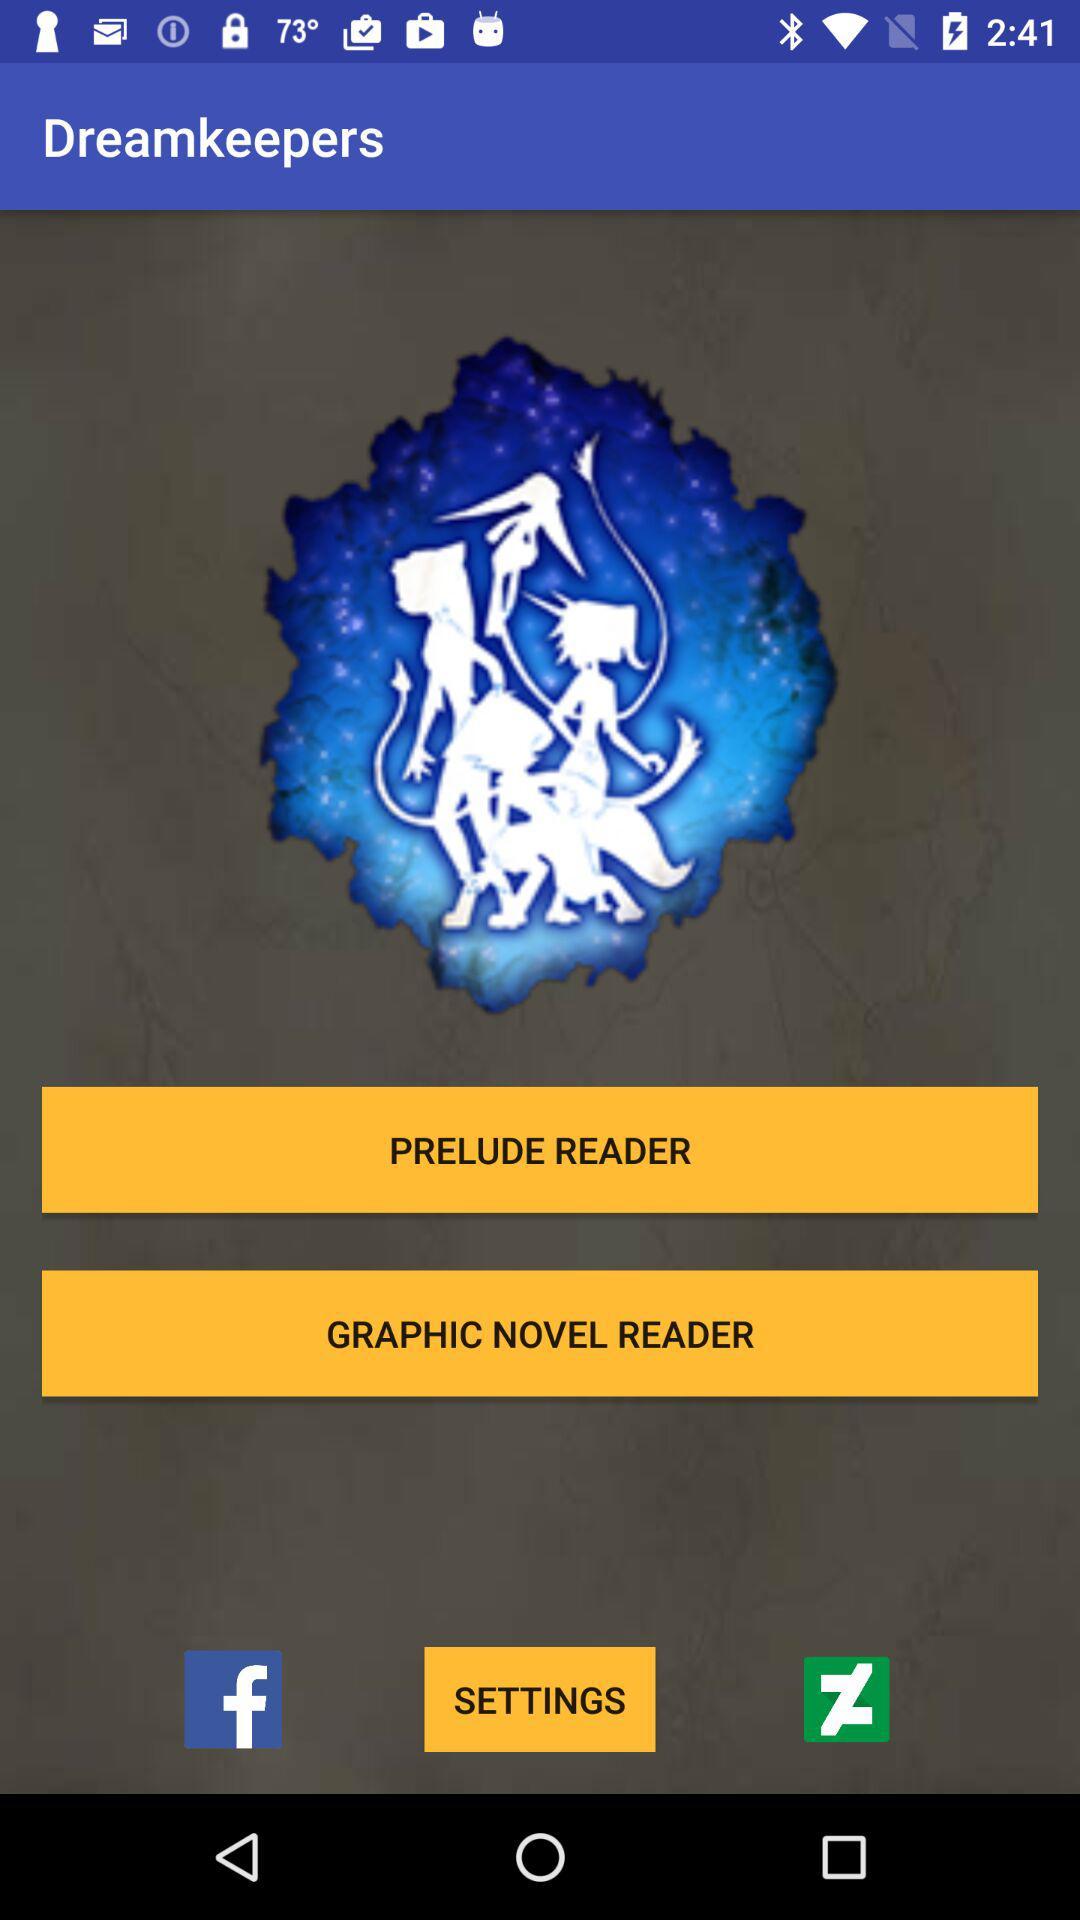 Image resolution: width=1080 pixels, height=1920 pixels. I want to click on prelude reader item, so click(540, 1149).